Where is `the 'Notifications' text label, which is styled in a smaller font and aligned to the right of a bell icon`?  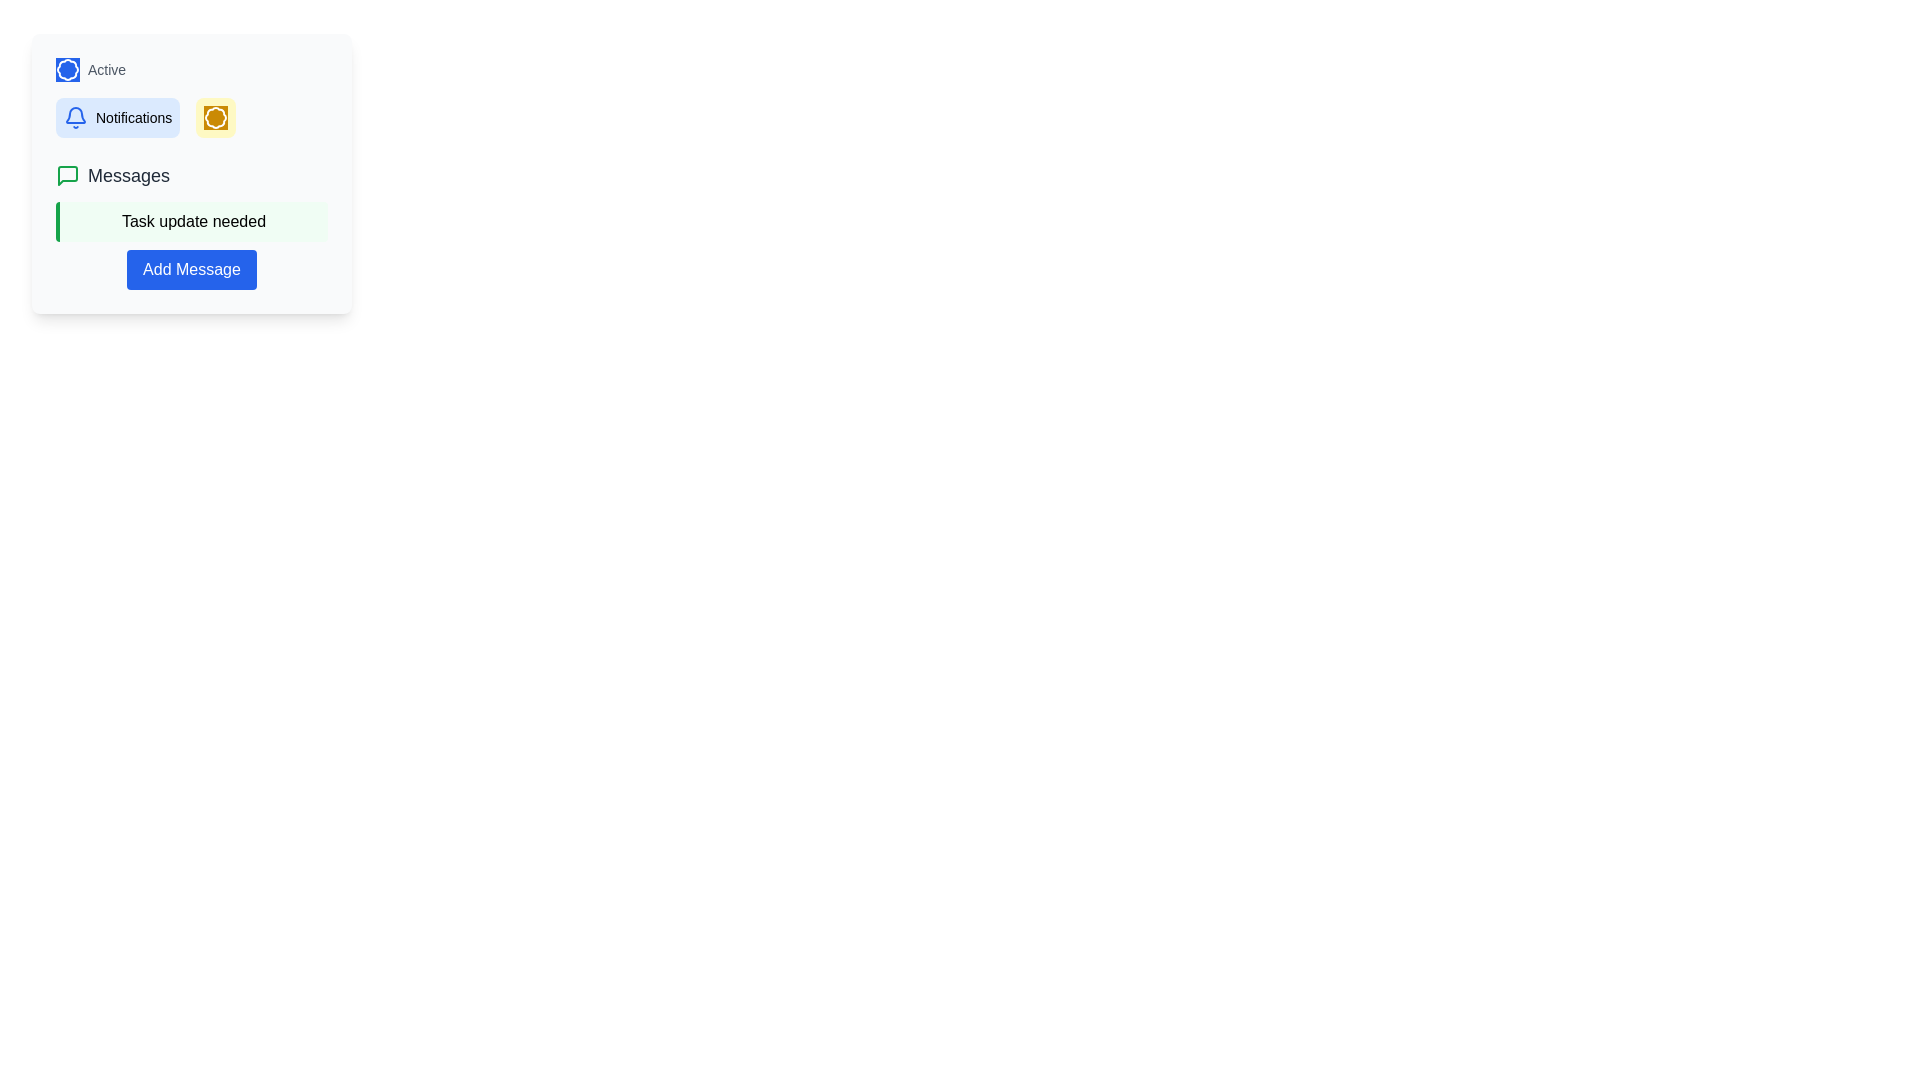 the 'Notifications' text label, which is styled in a smaller font and aligned to the right of a bell icon is located at coordinates (133, 118).